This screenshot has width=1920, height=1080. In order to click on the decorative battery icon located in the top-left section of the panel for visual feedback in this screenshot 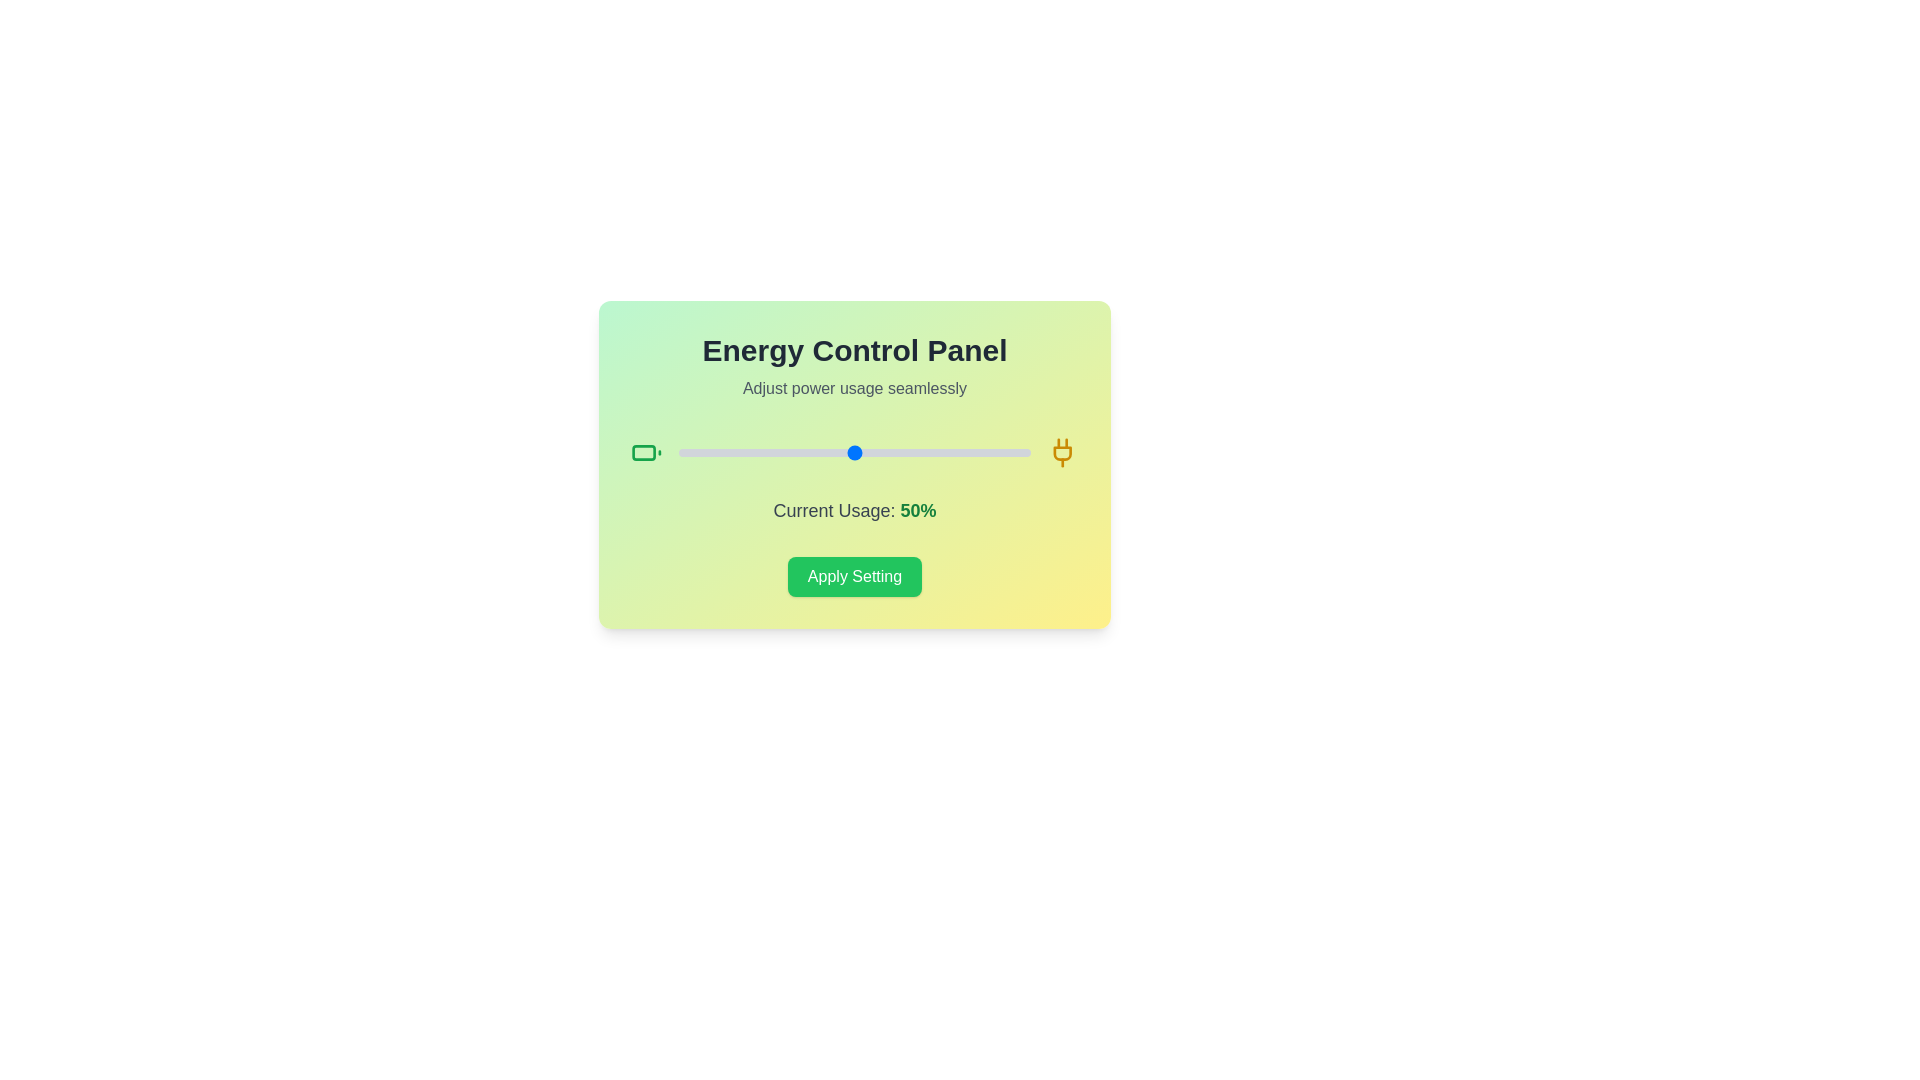, I will do `click(646, 452)`.